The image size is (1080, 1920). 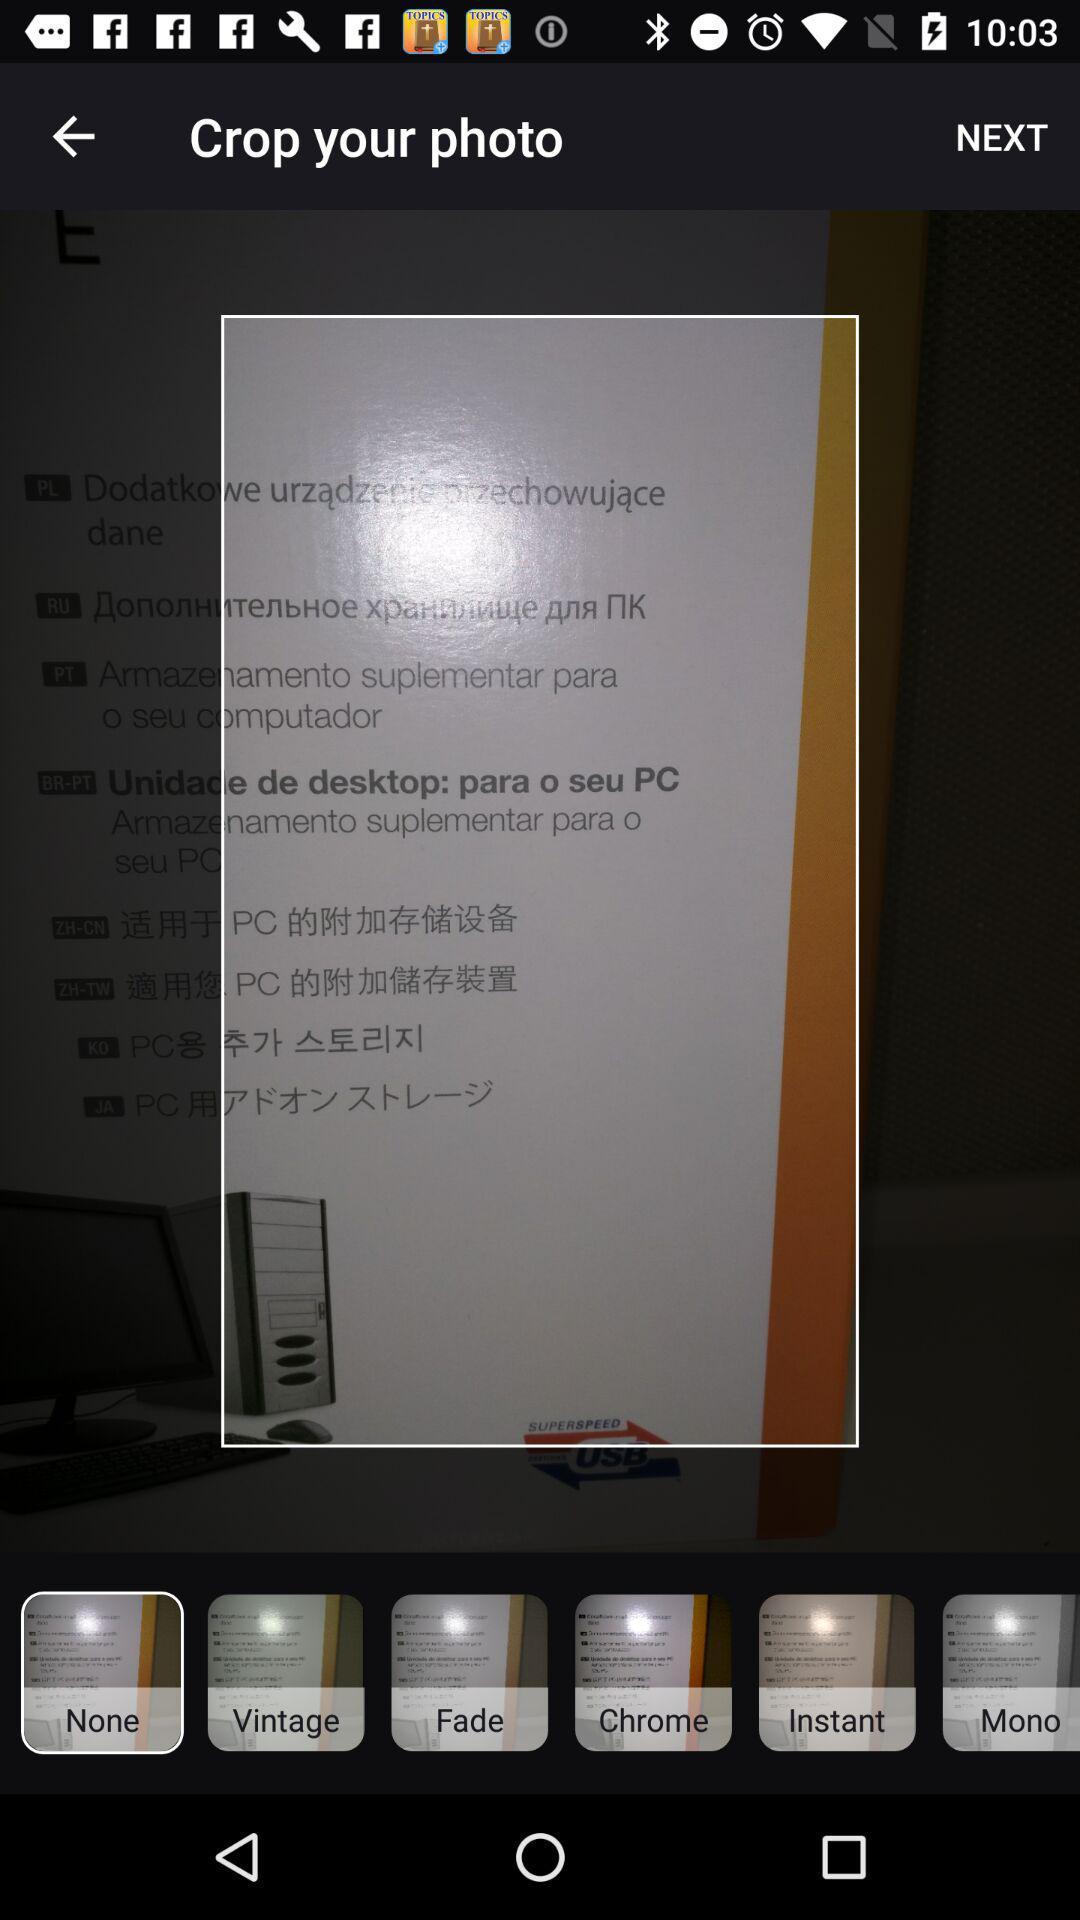 I want to click on the button right to instant, so click(x=1011, y=1673).